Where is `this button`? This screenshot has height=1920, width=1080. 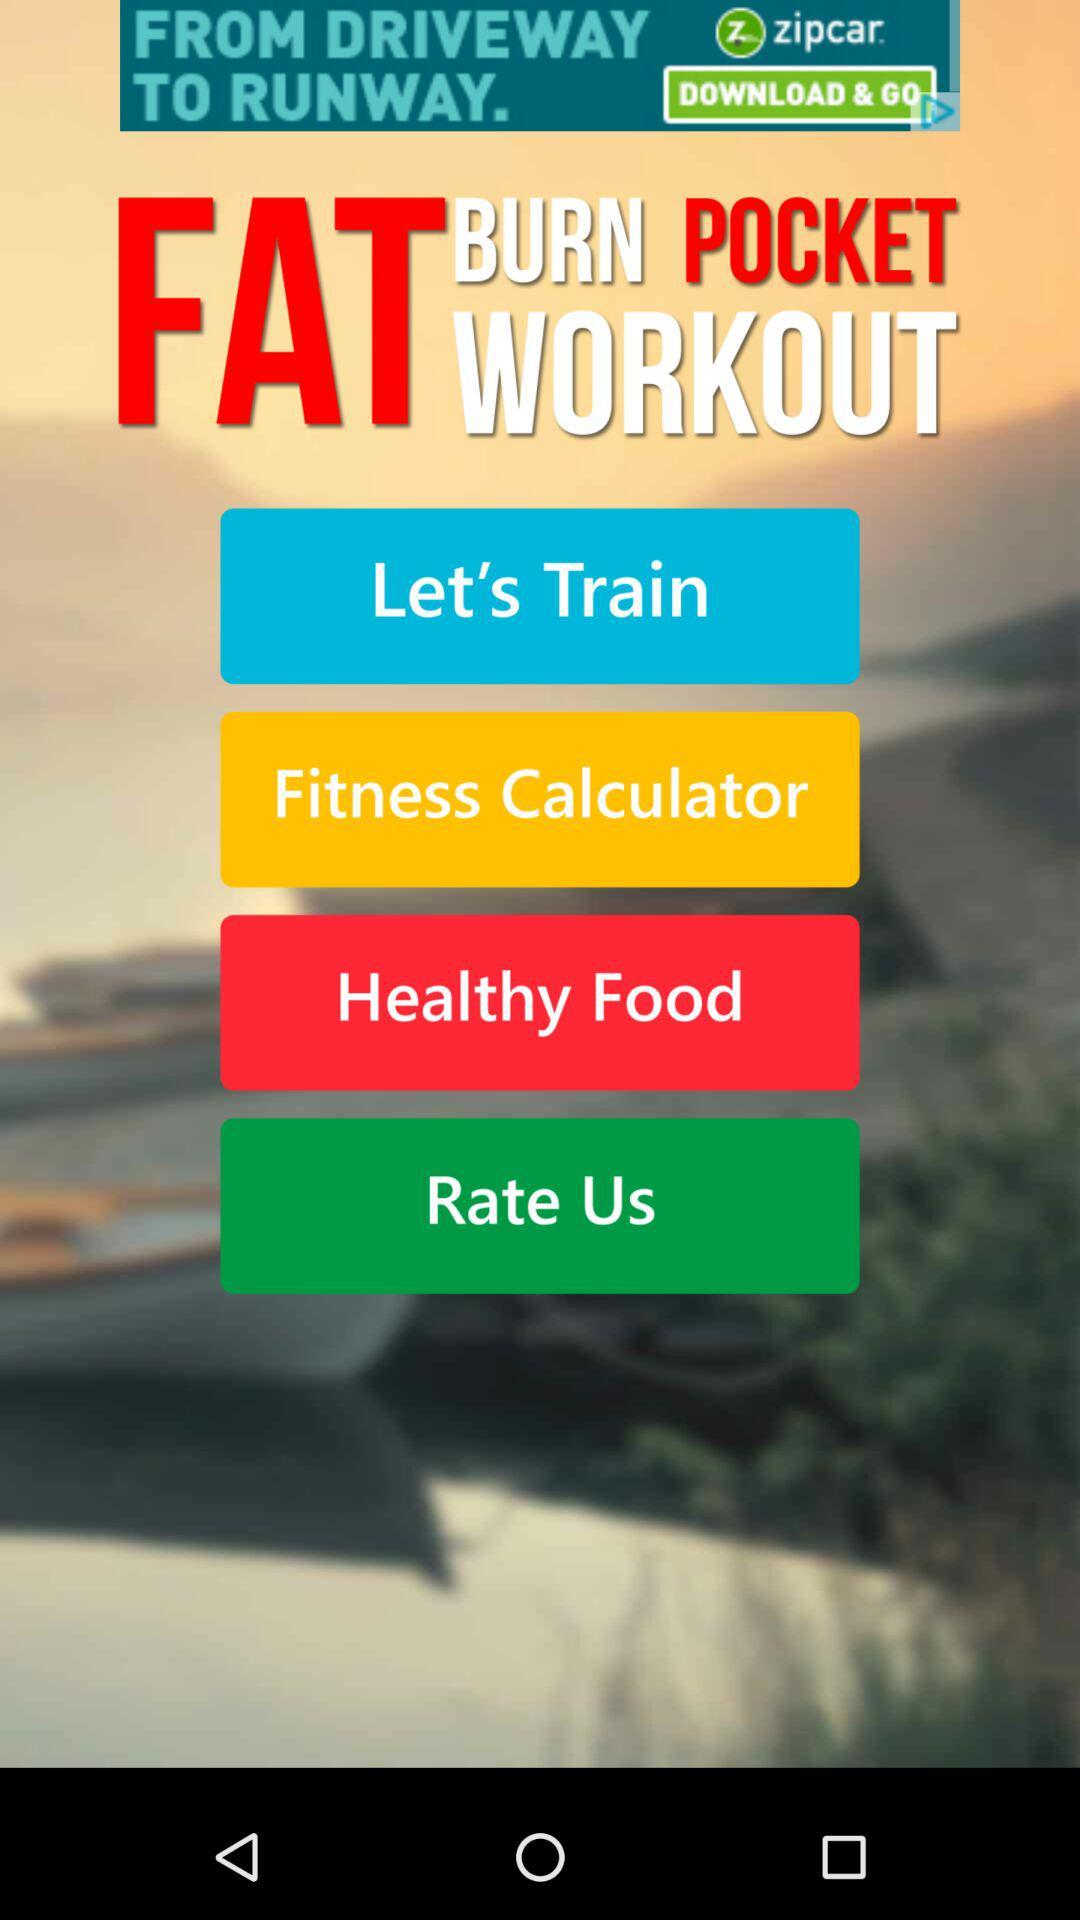
this button is located at coordinates (540, 798).